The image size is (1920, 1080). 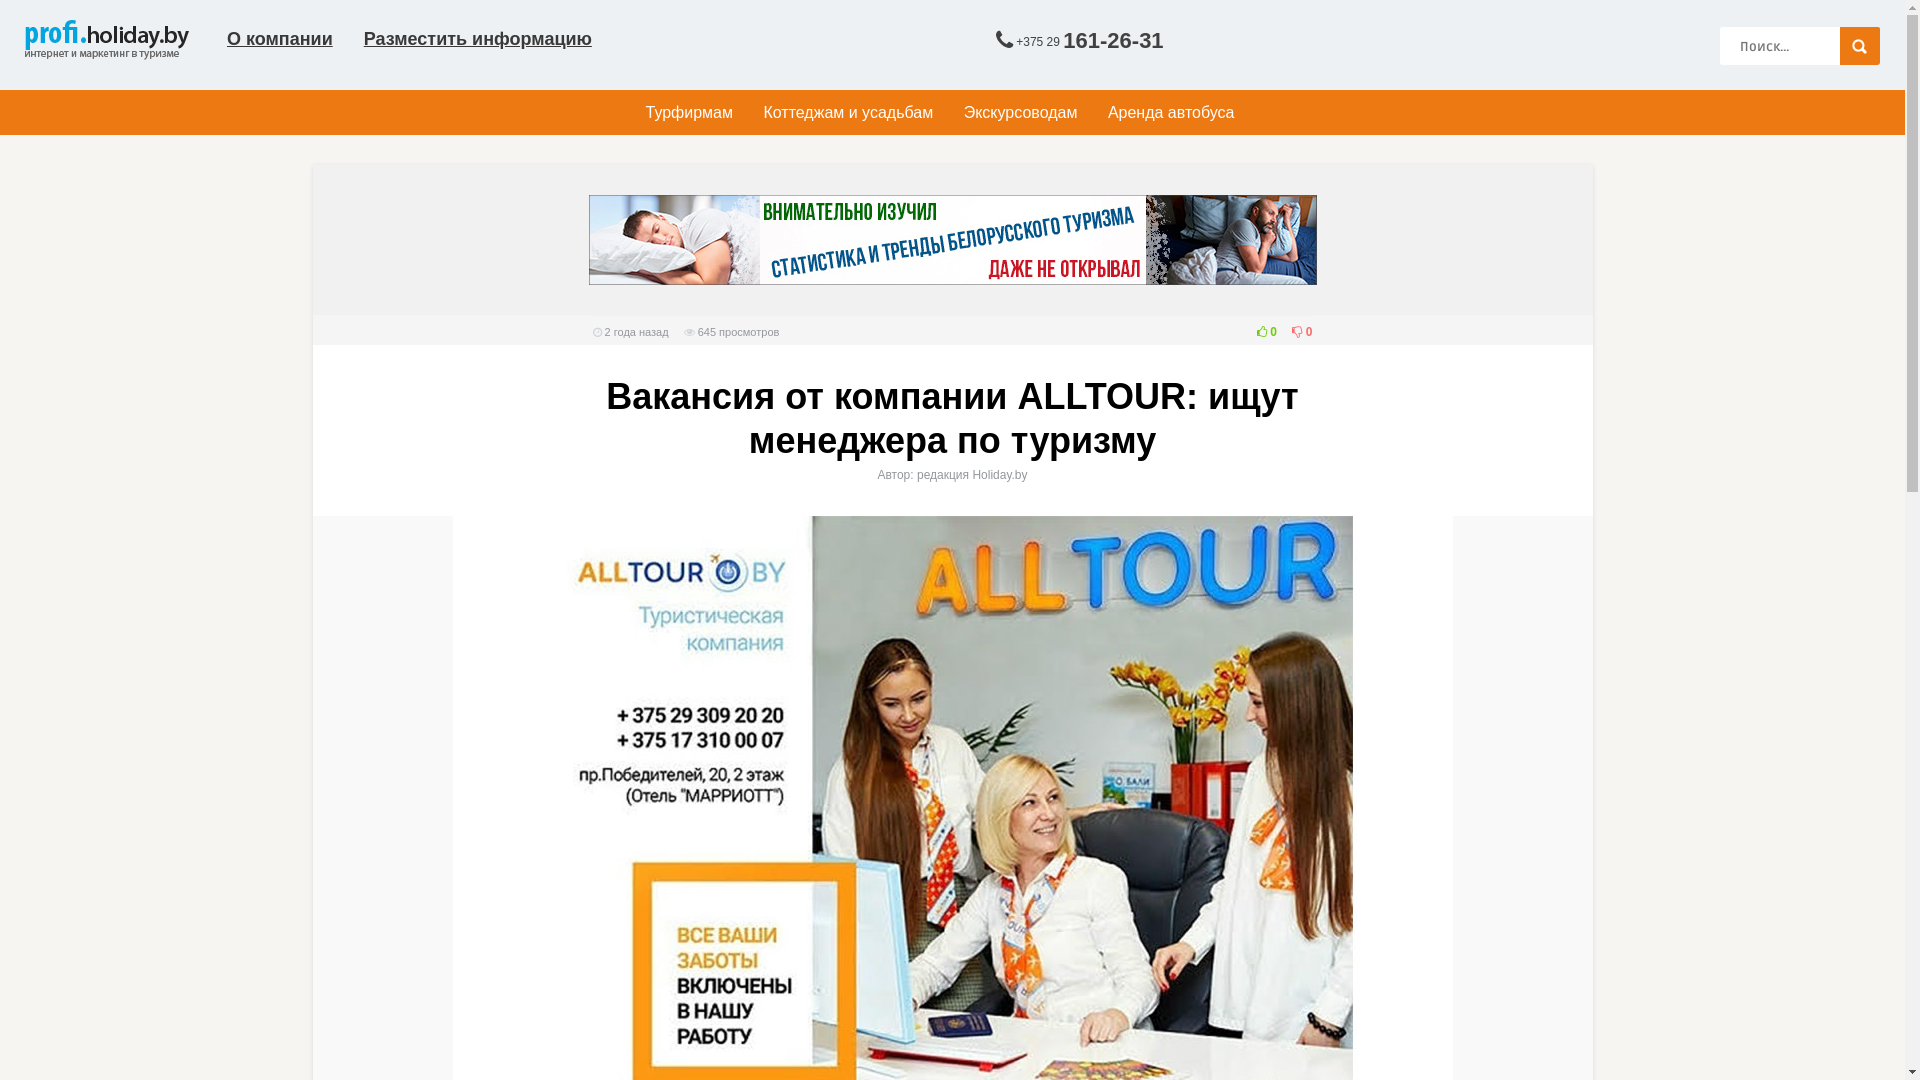 I want to click on '0', so click(x=1296, y=330).